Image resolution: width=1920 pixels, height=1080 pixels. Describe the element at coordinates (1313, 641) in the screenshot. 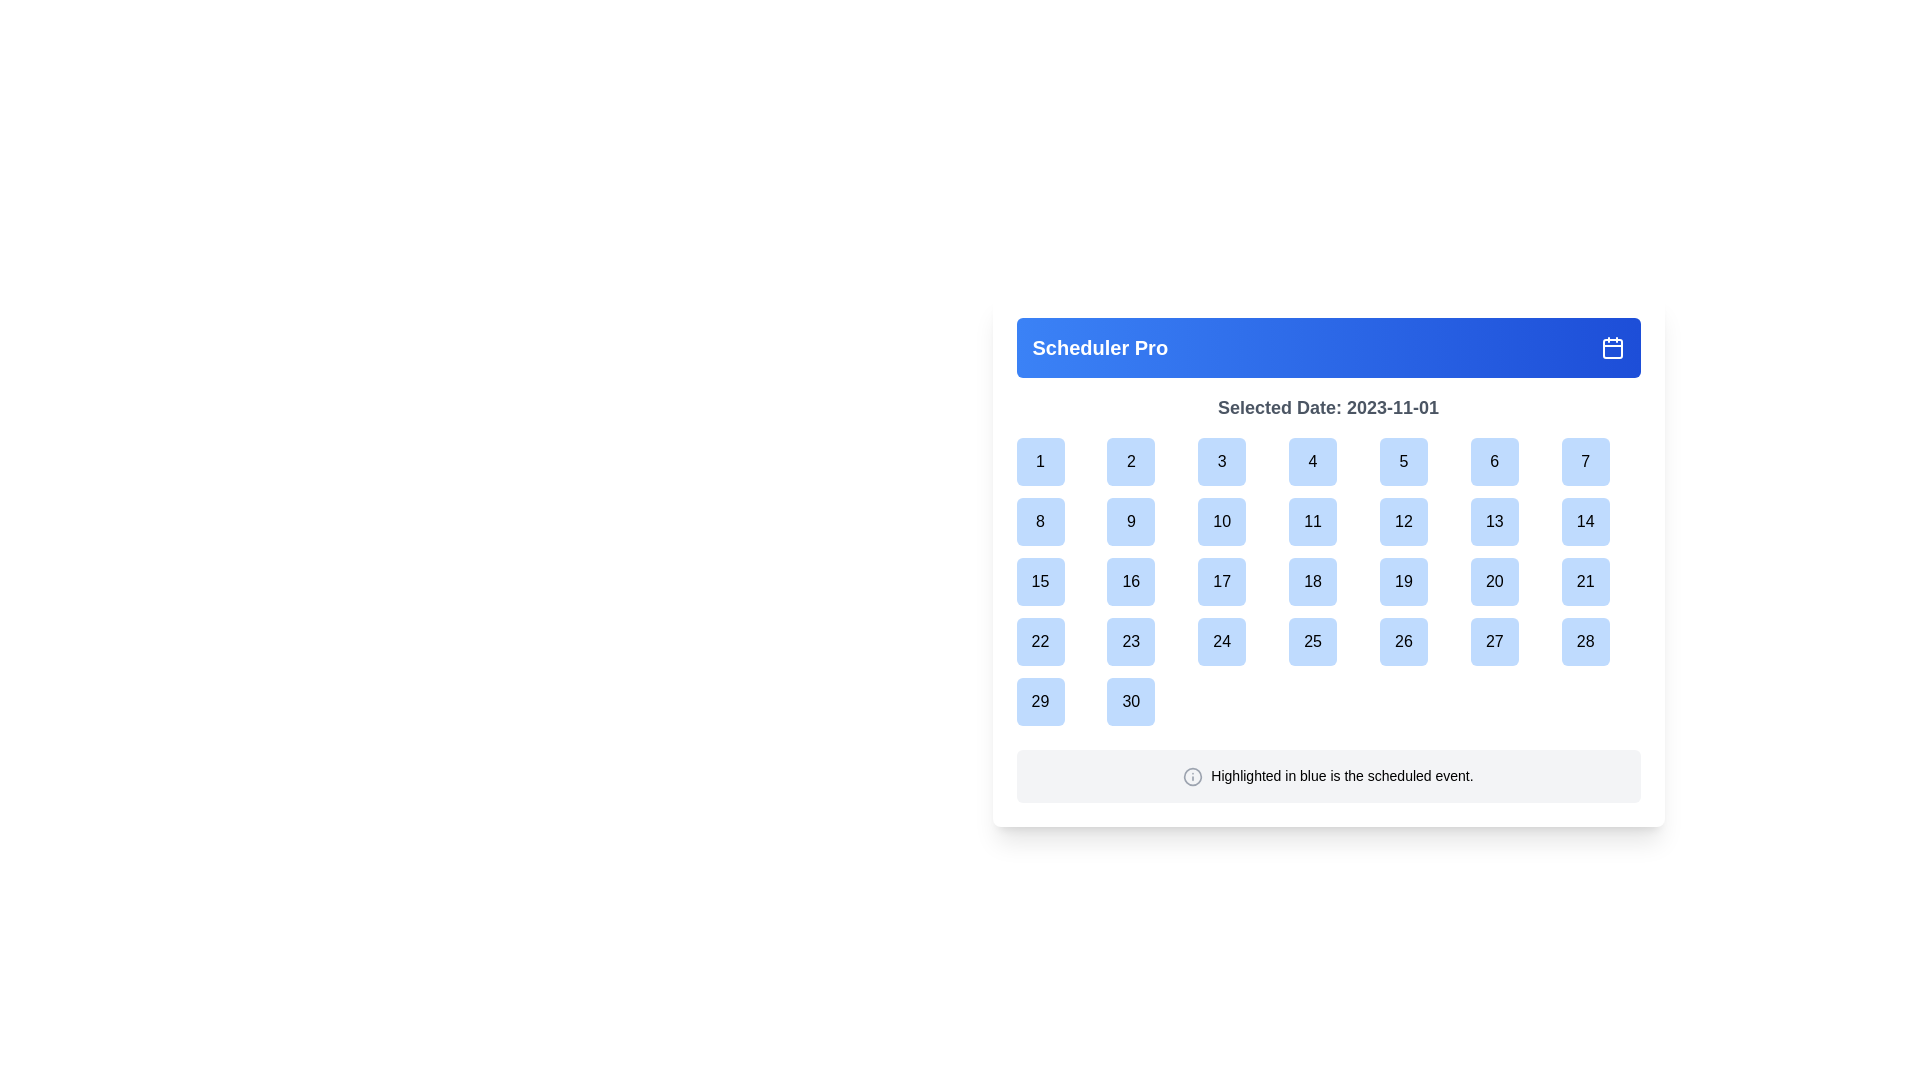

I see `the blue button displaying '25' in the calendar grid` at that location.